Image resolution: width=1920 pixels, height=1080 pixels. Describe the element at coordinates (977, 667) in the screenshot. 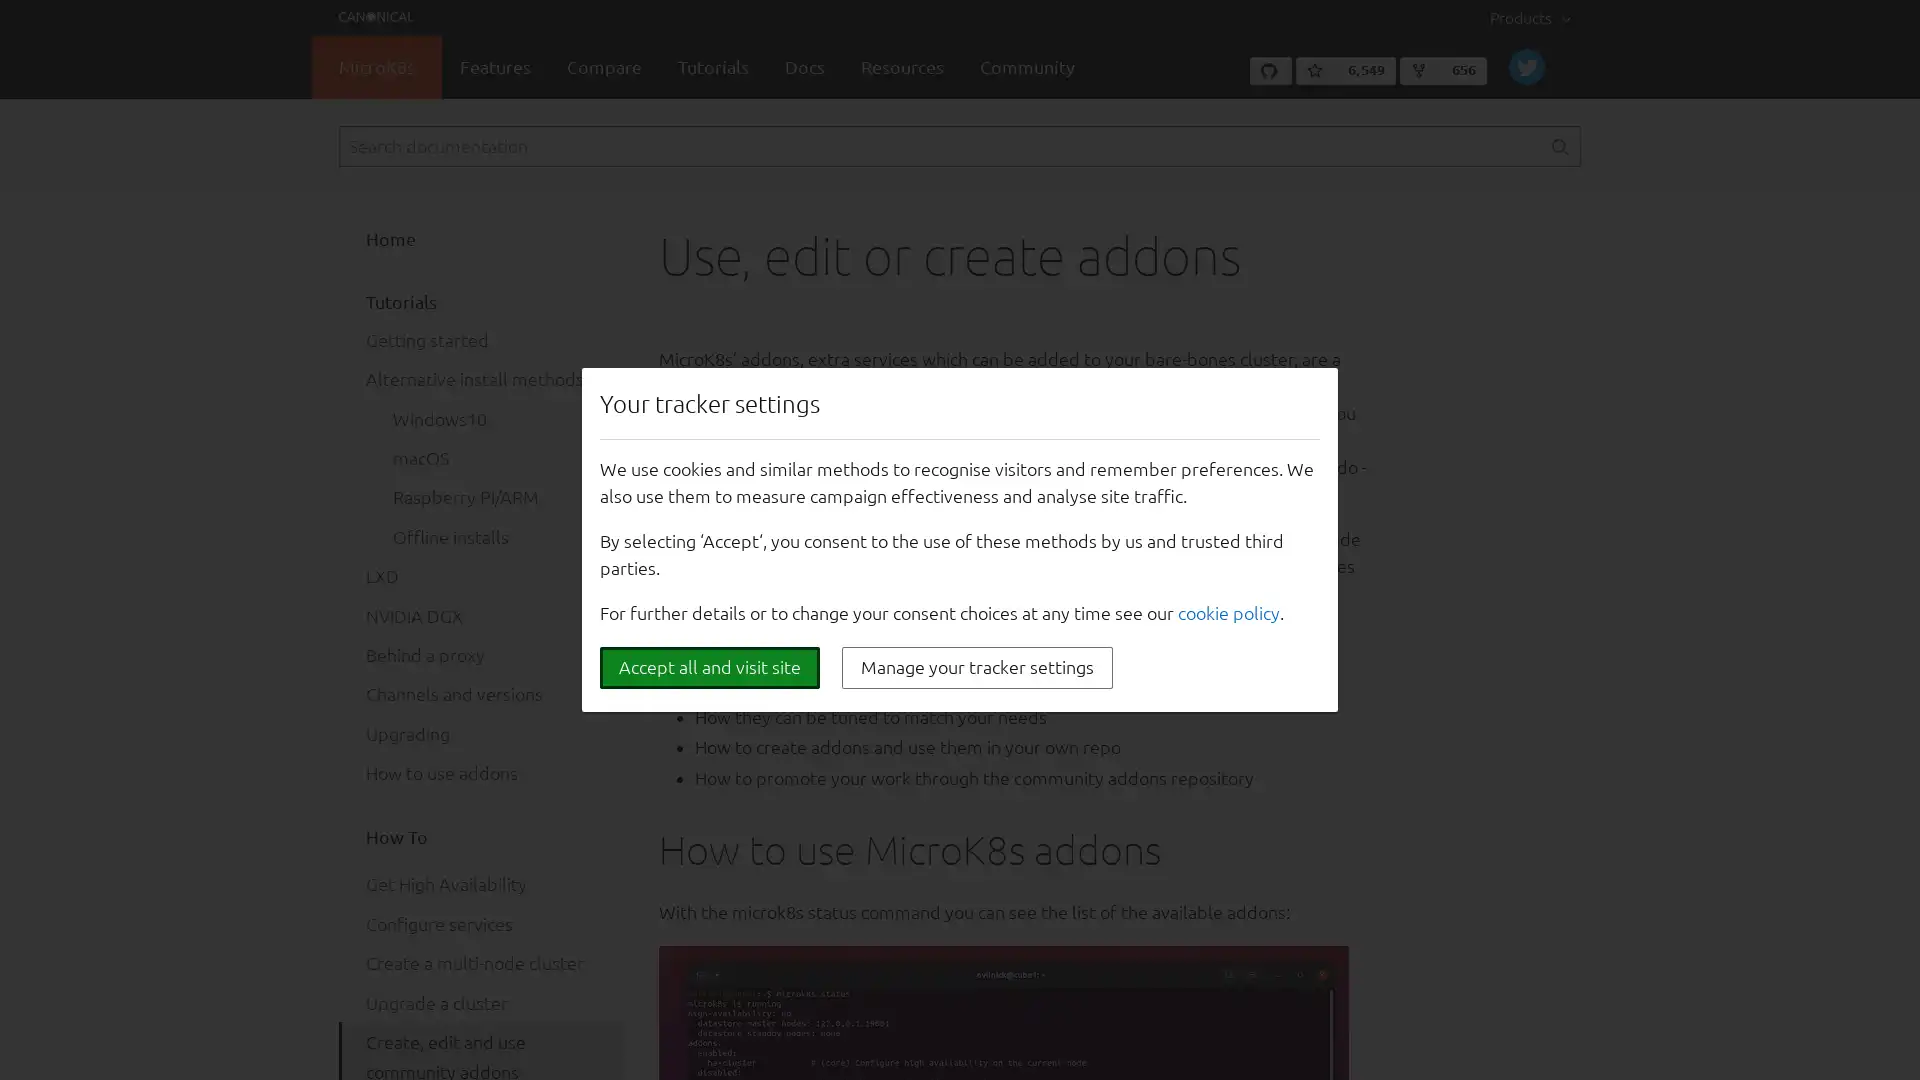

I see `Manage your tracker settings` at that location.